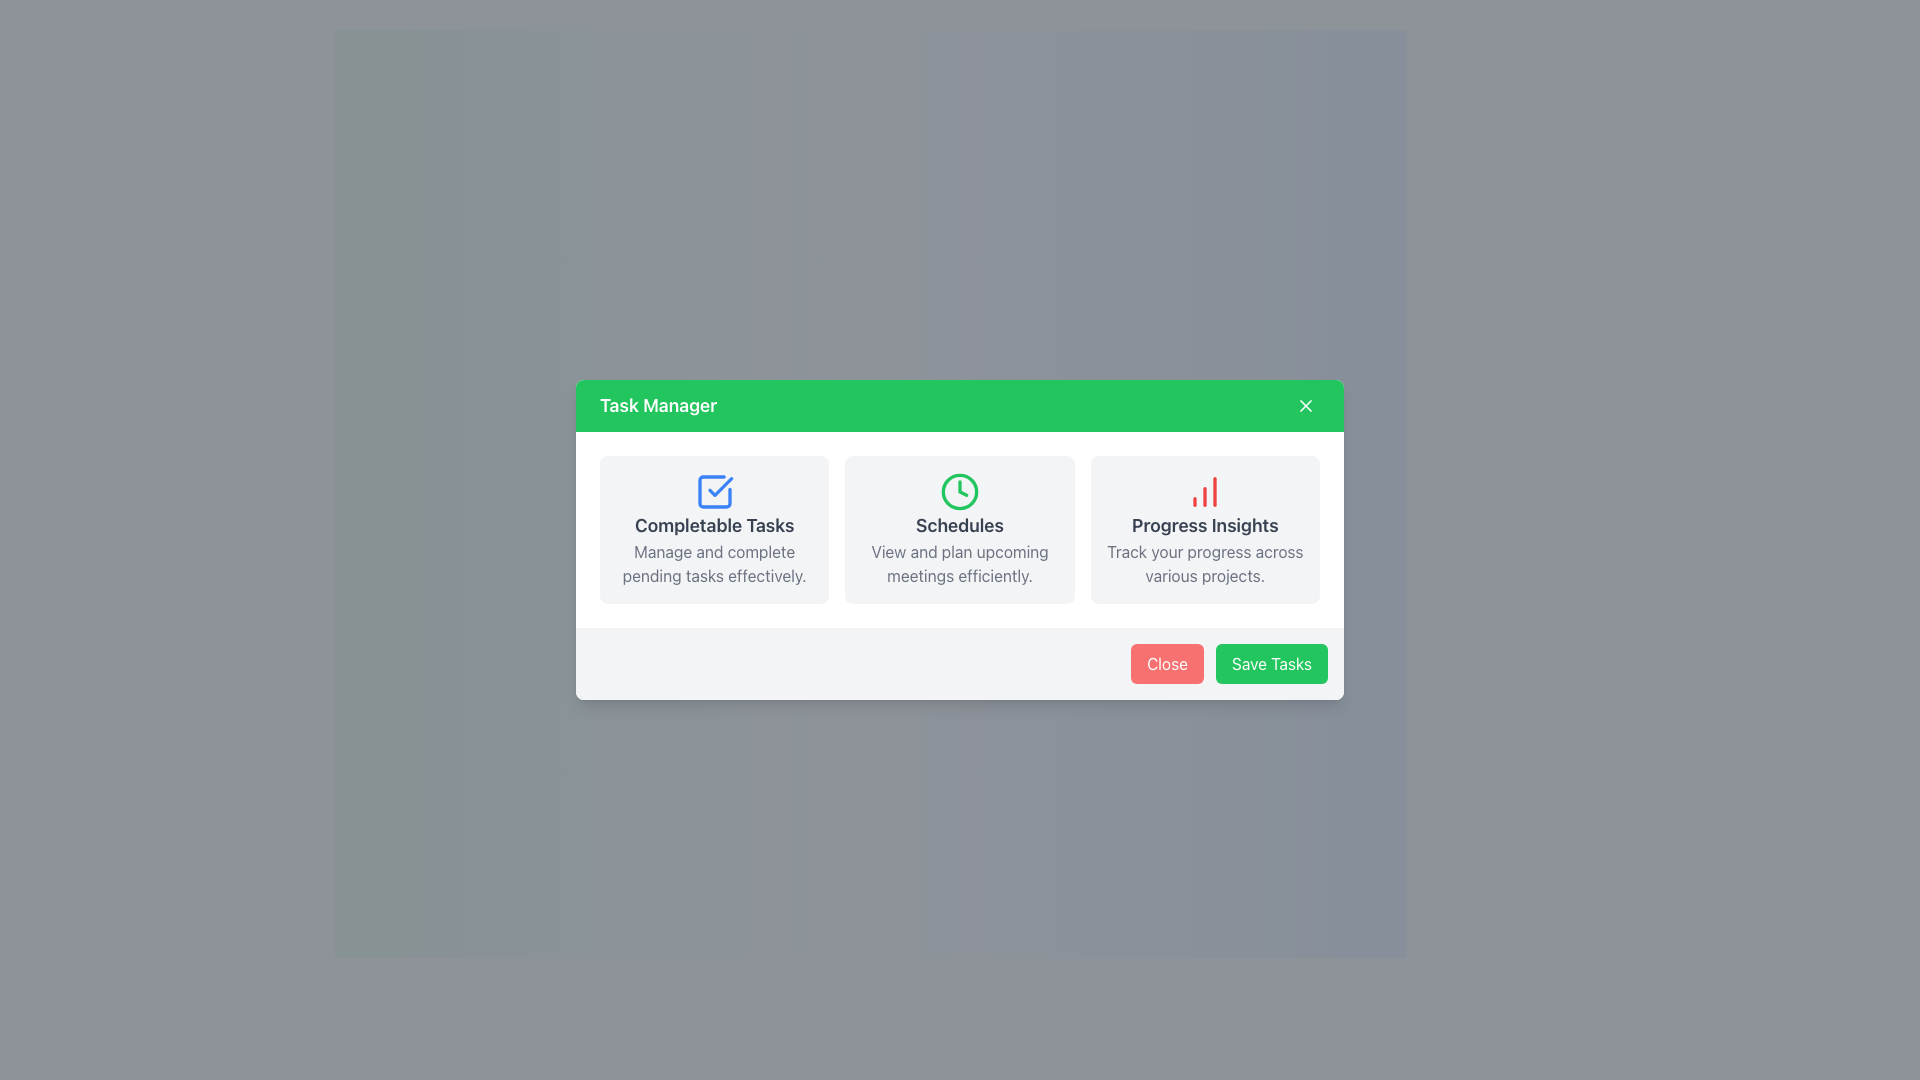  I want to click on the informational Text Label located directly below the 'Progress Insights' title in the 'Progress Insights' panel, so click(1204, 563).